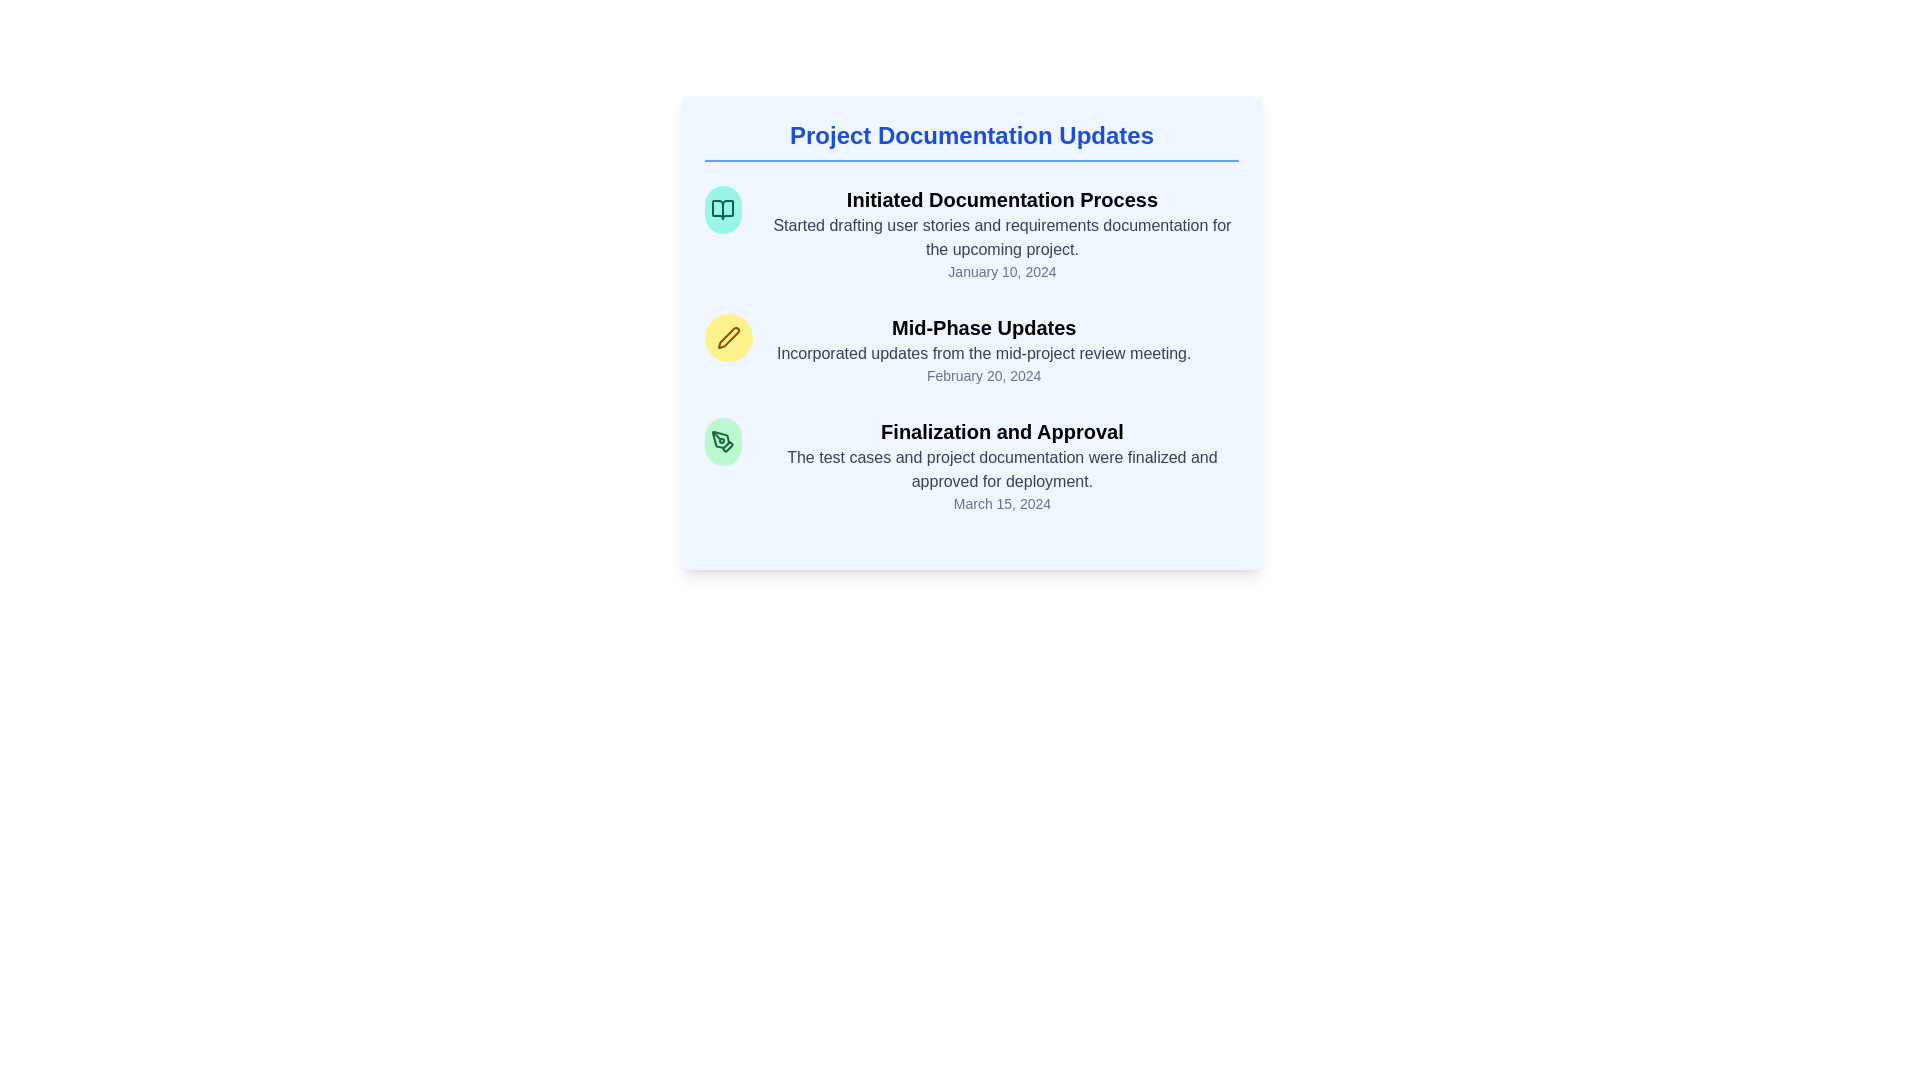 This screenshot has height=1080, width=1920. Describe the element at coordinates (722, 209) in the screenshot. I see `the decorative icon representing the 'Initiated Documentation Process' phase located at the top-left corner of the teal circle` at that location.